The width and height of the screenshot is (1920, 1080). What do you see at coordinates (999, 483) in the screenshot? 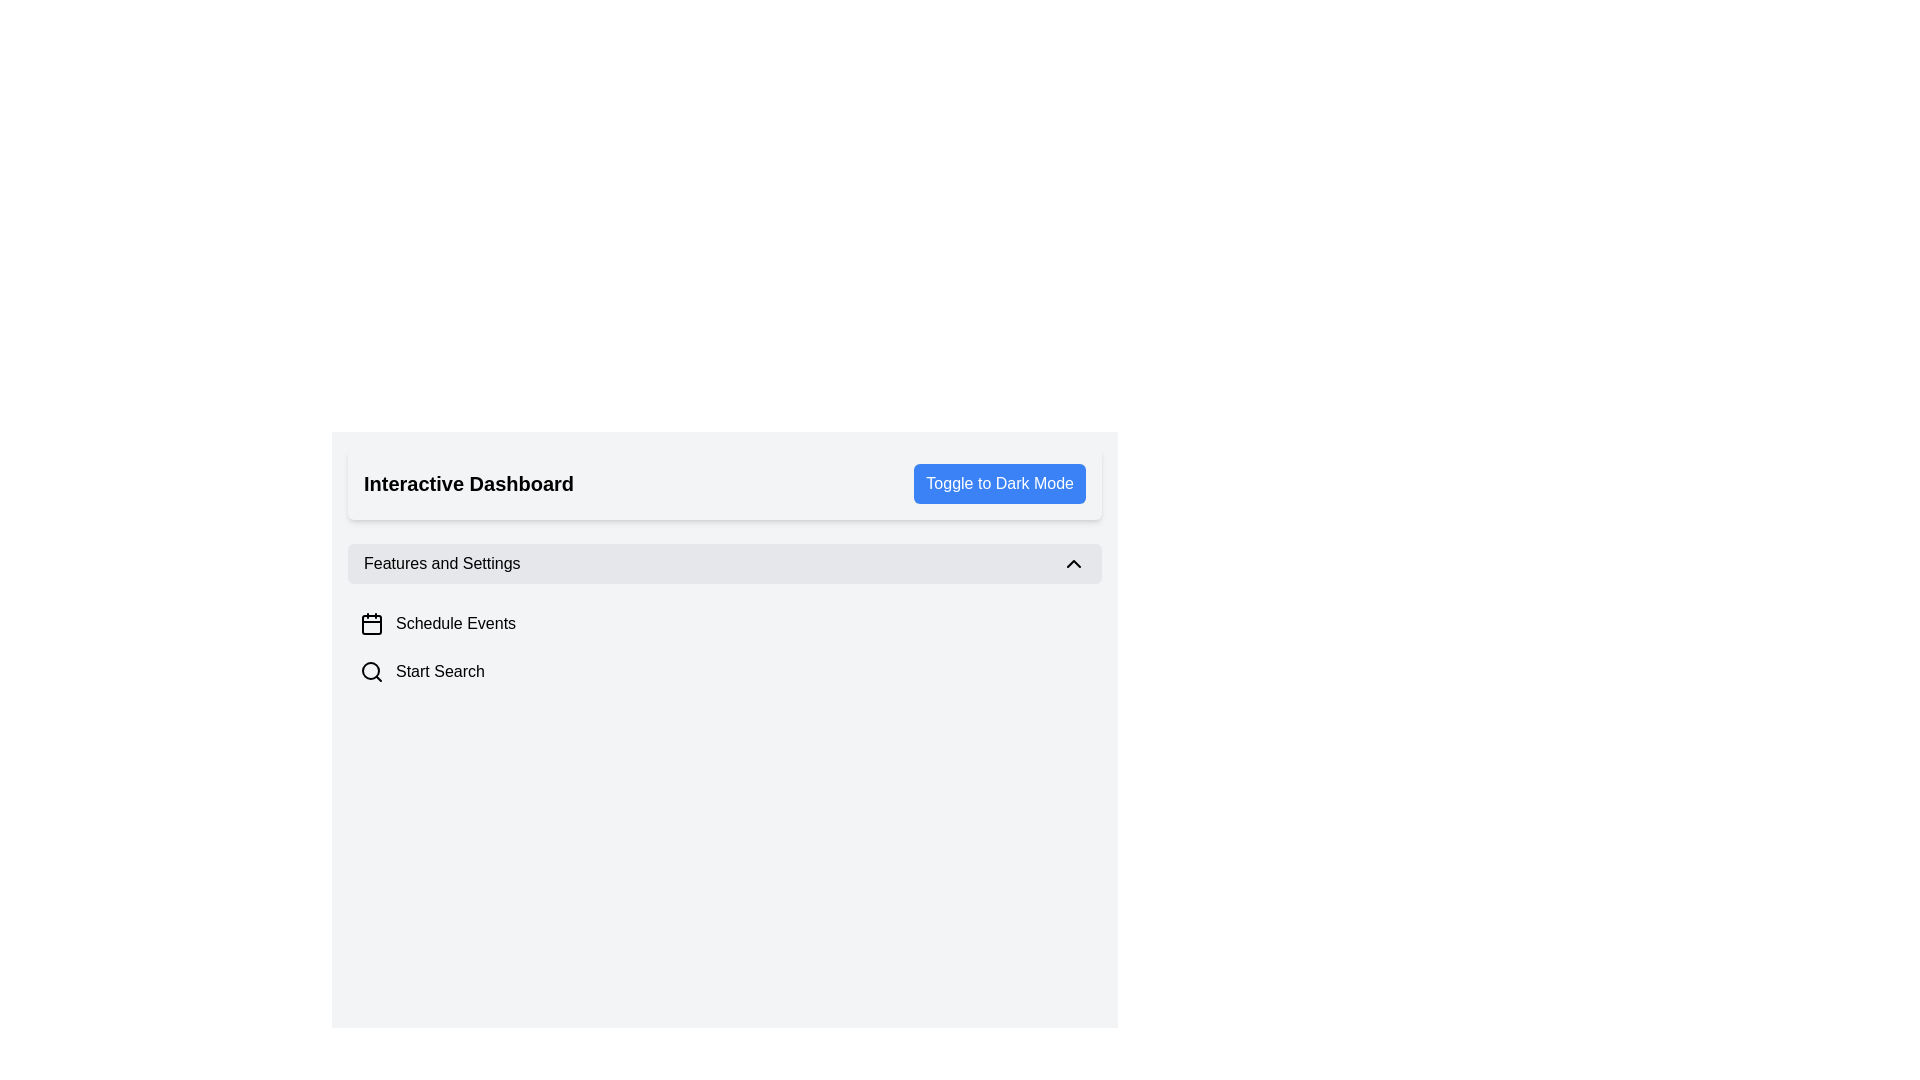
I see `the 'Toggle to Dark Mode' button, which has a blue background and white text, located on the right side of the 'Interactive Dashboard' panel` at bounding box center [999, 483].